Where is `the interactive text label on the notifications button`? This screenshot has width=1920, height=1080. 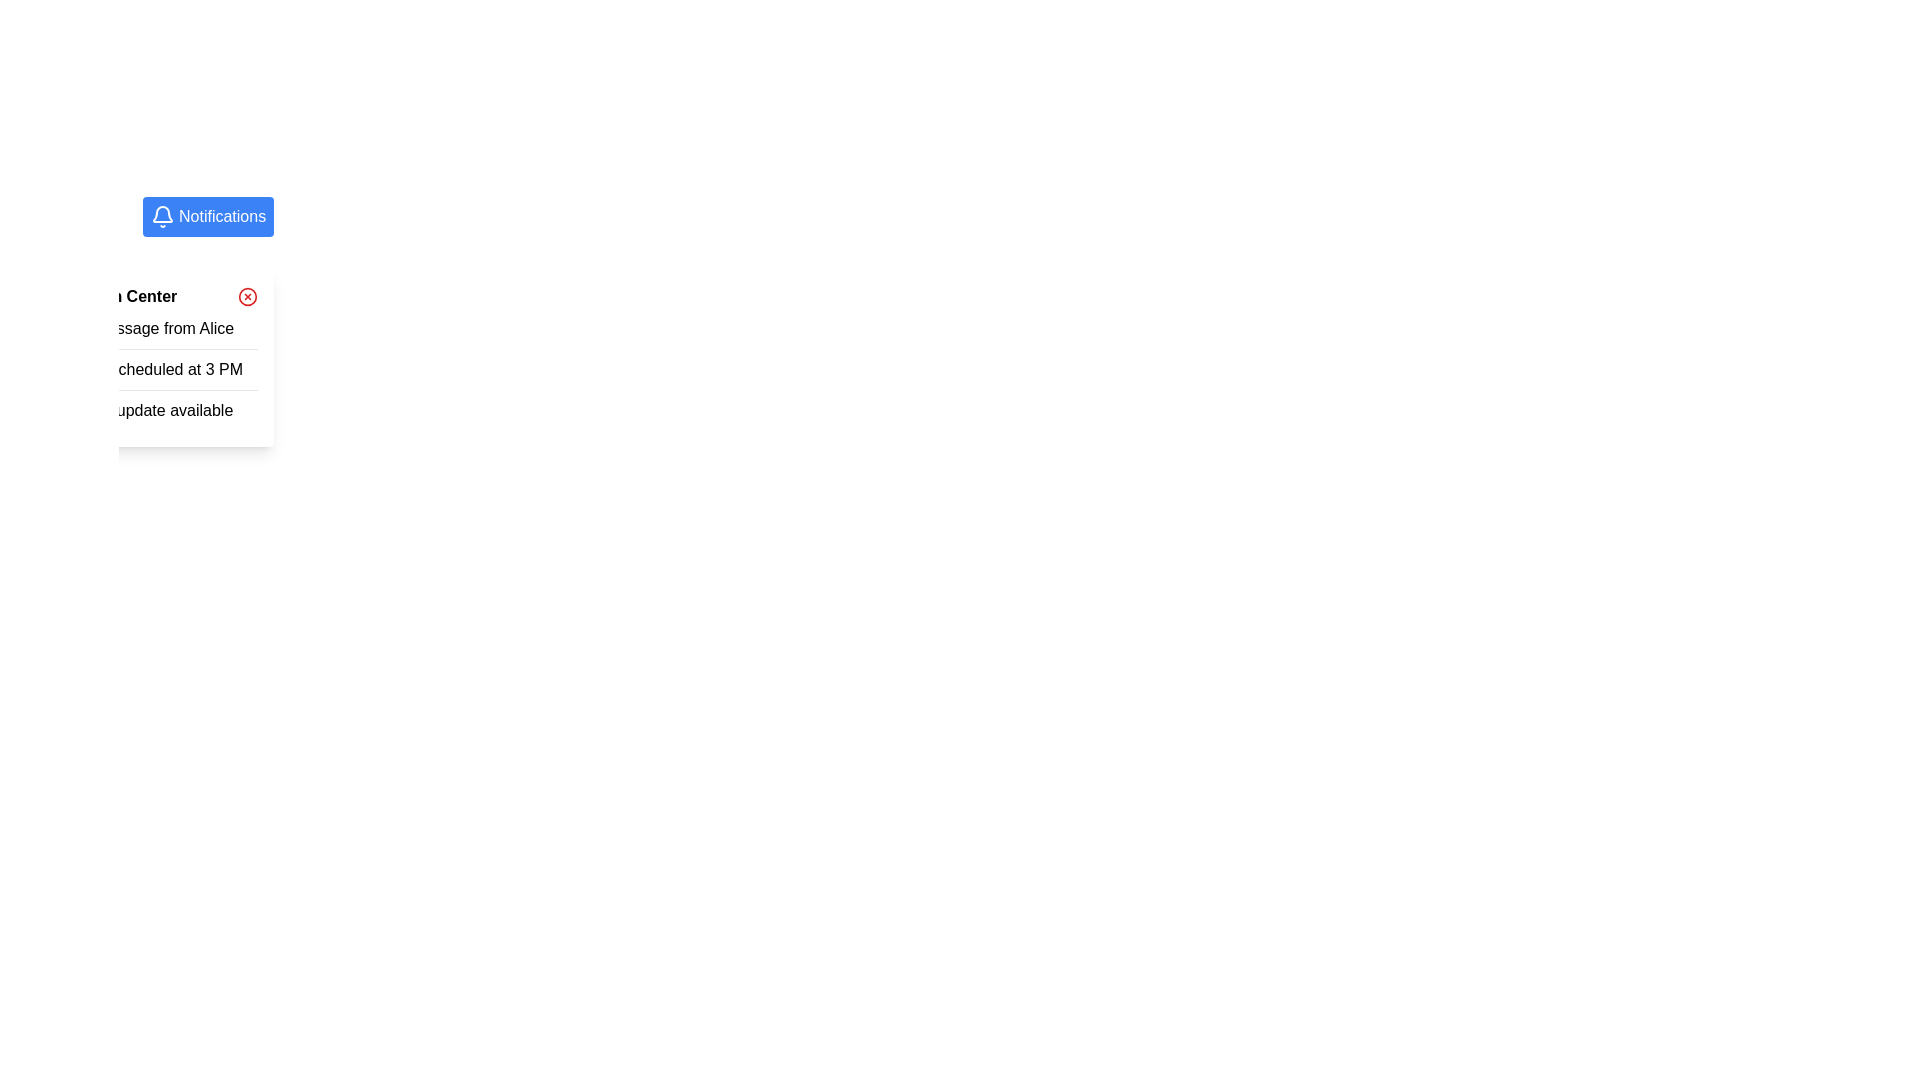
the interactive text label on the notifications button is located at coordinates (222, 216).